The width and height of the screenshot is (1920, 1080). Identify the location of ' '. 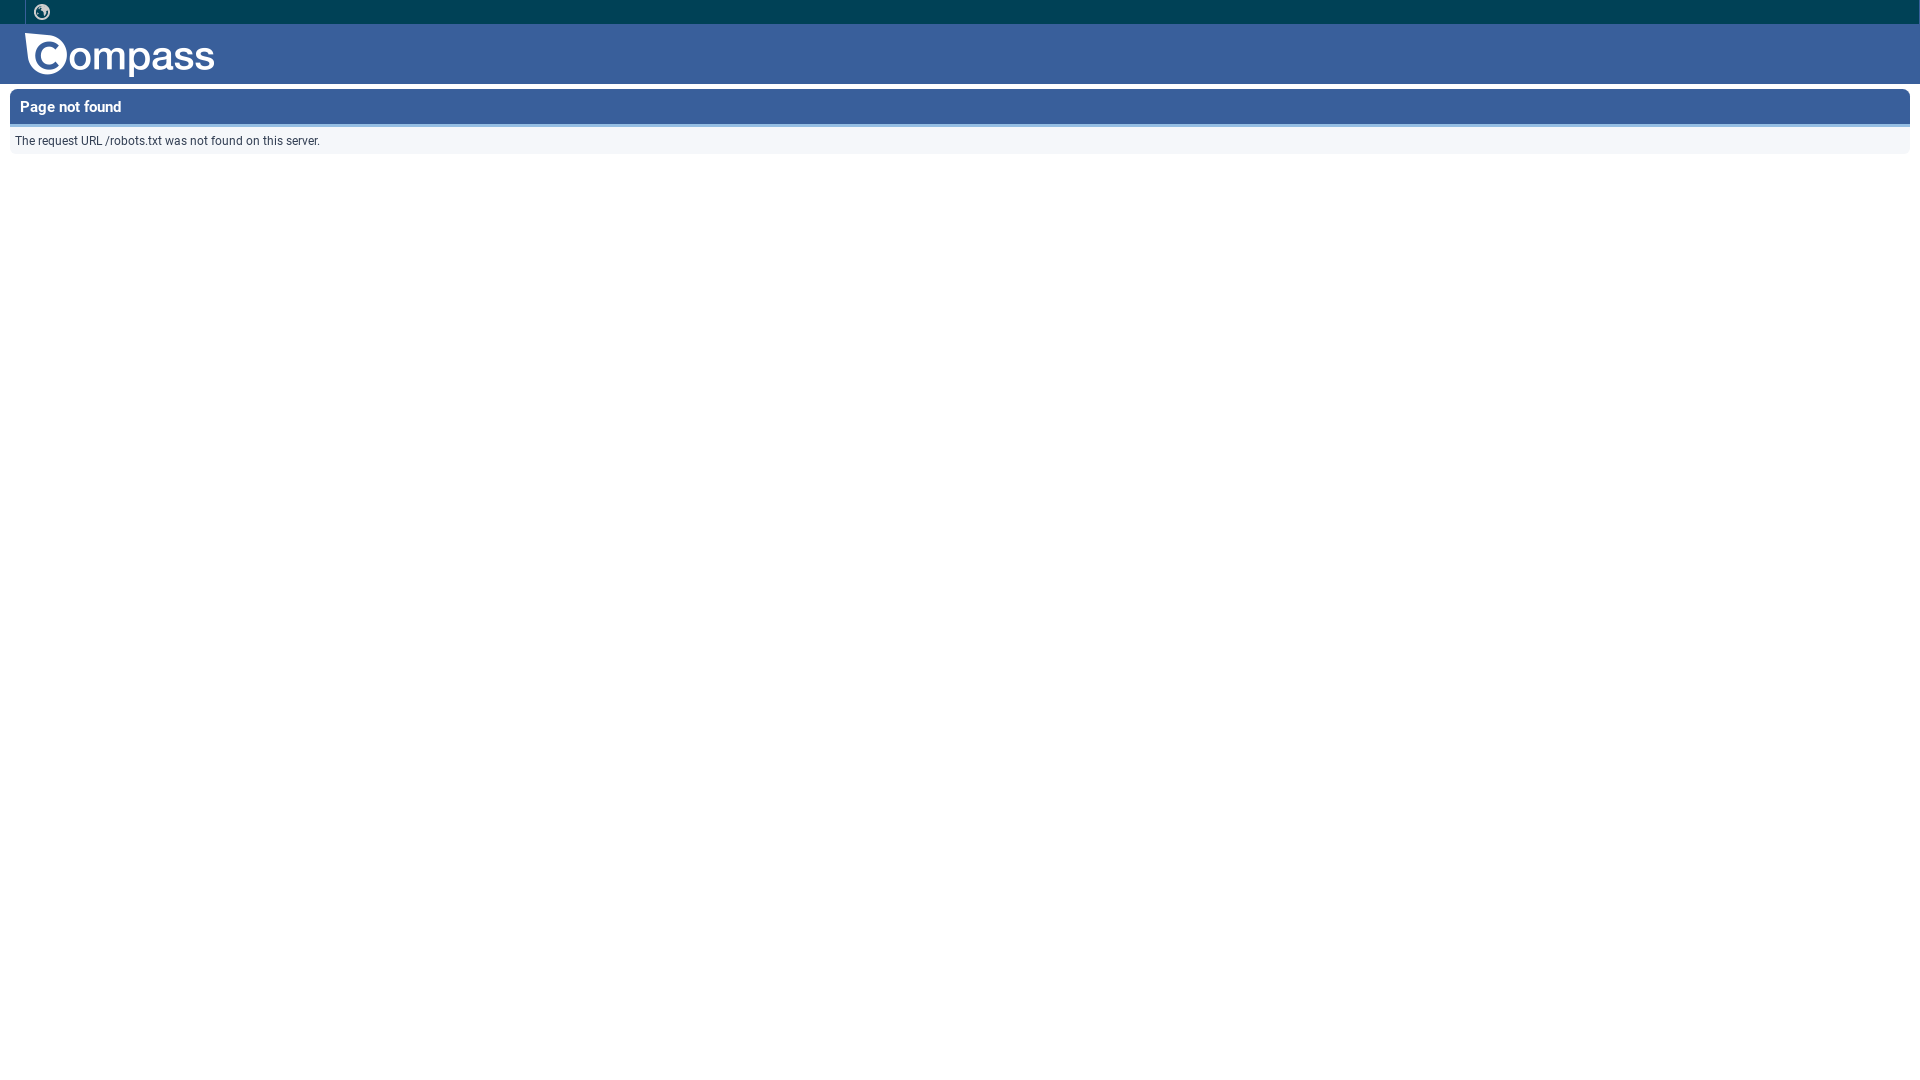
(41, 11).